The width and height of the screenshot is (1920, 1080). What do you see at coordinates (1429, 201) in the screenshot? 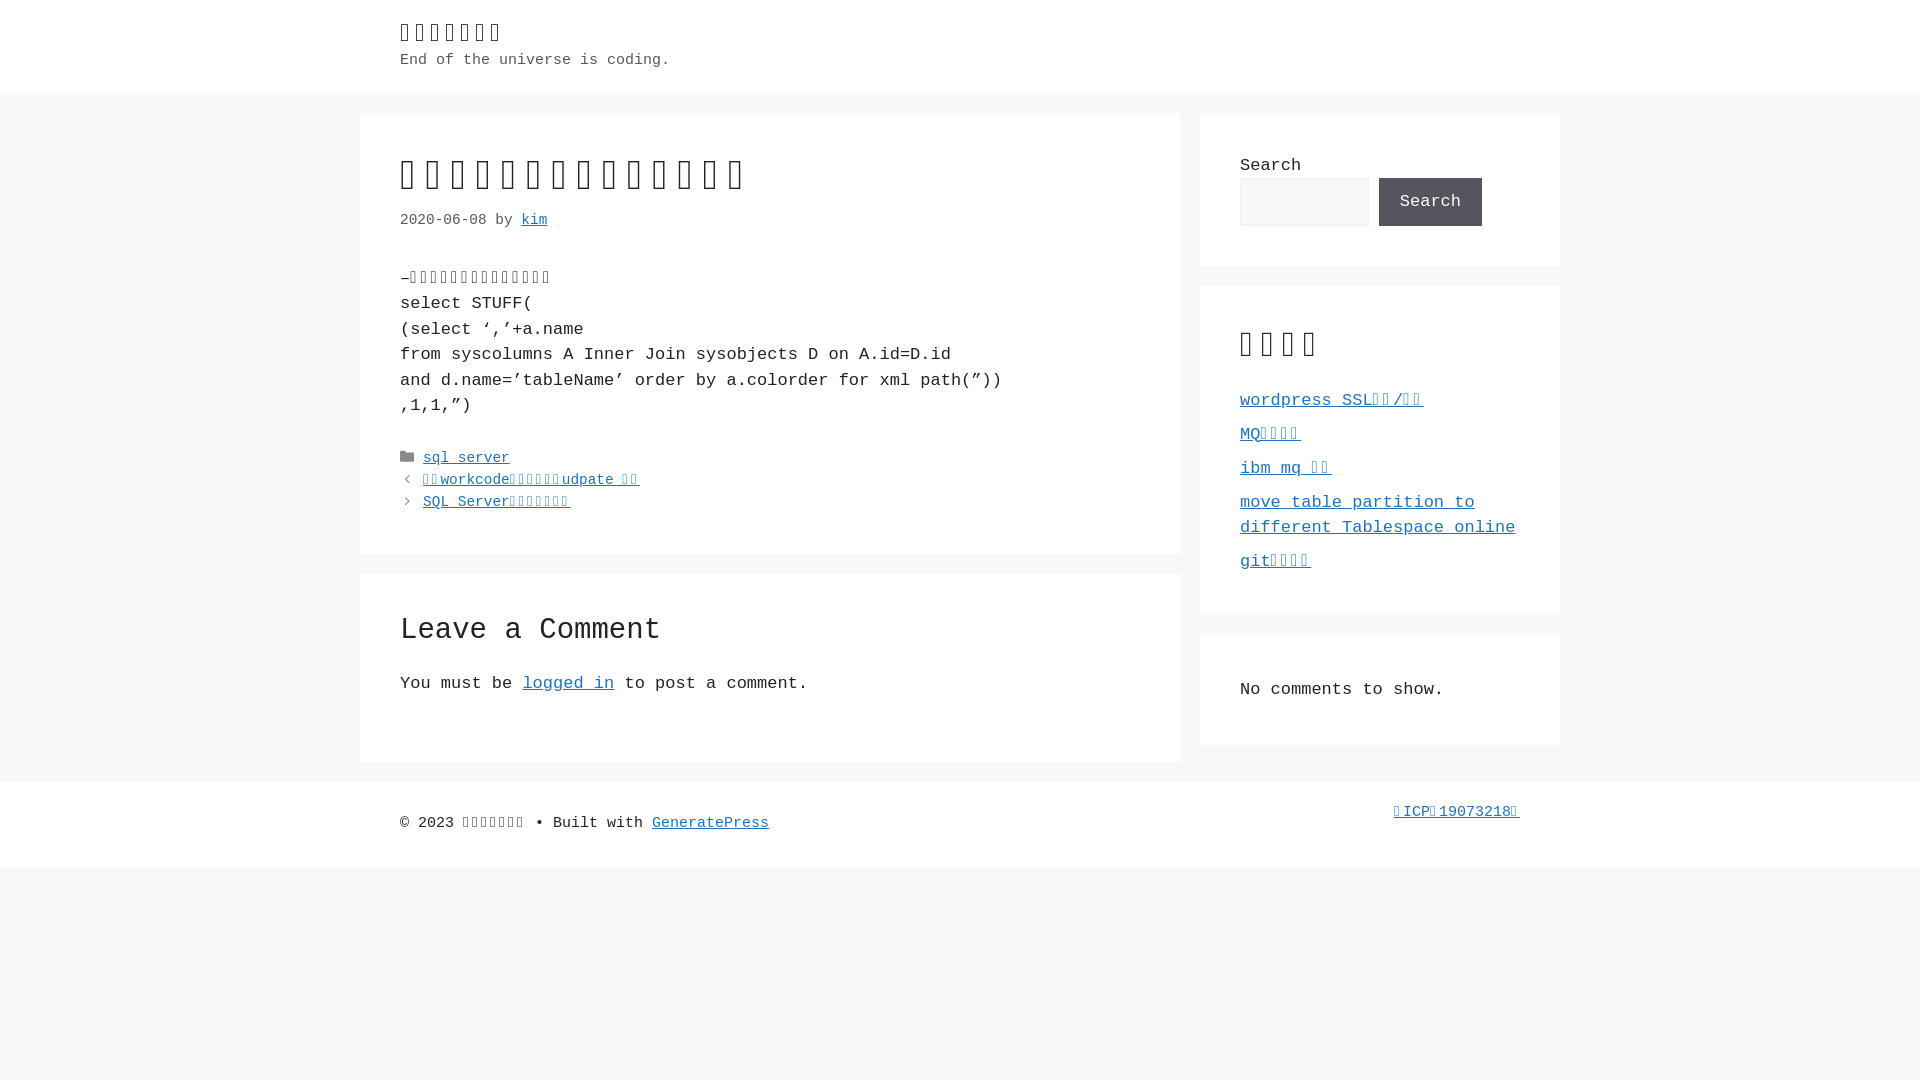
I see `'Search'` at bounding box center [1429, 201].